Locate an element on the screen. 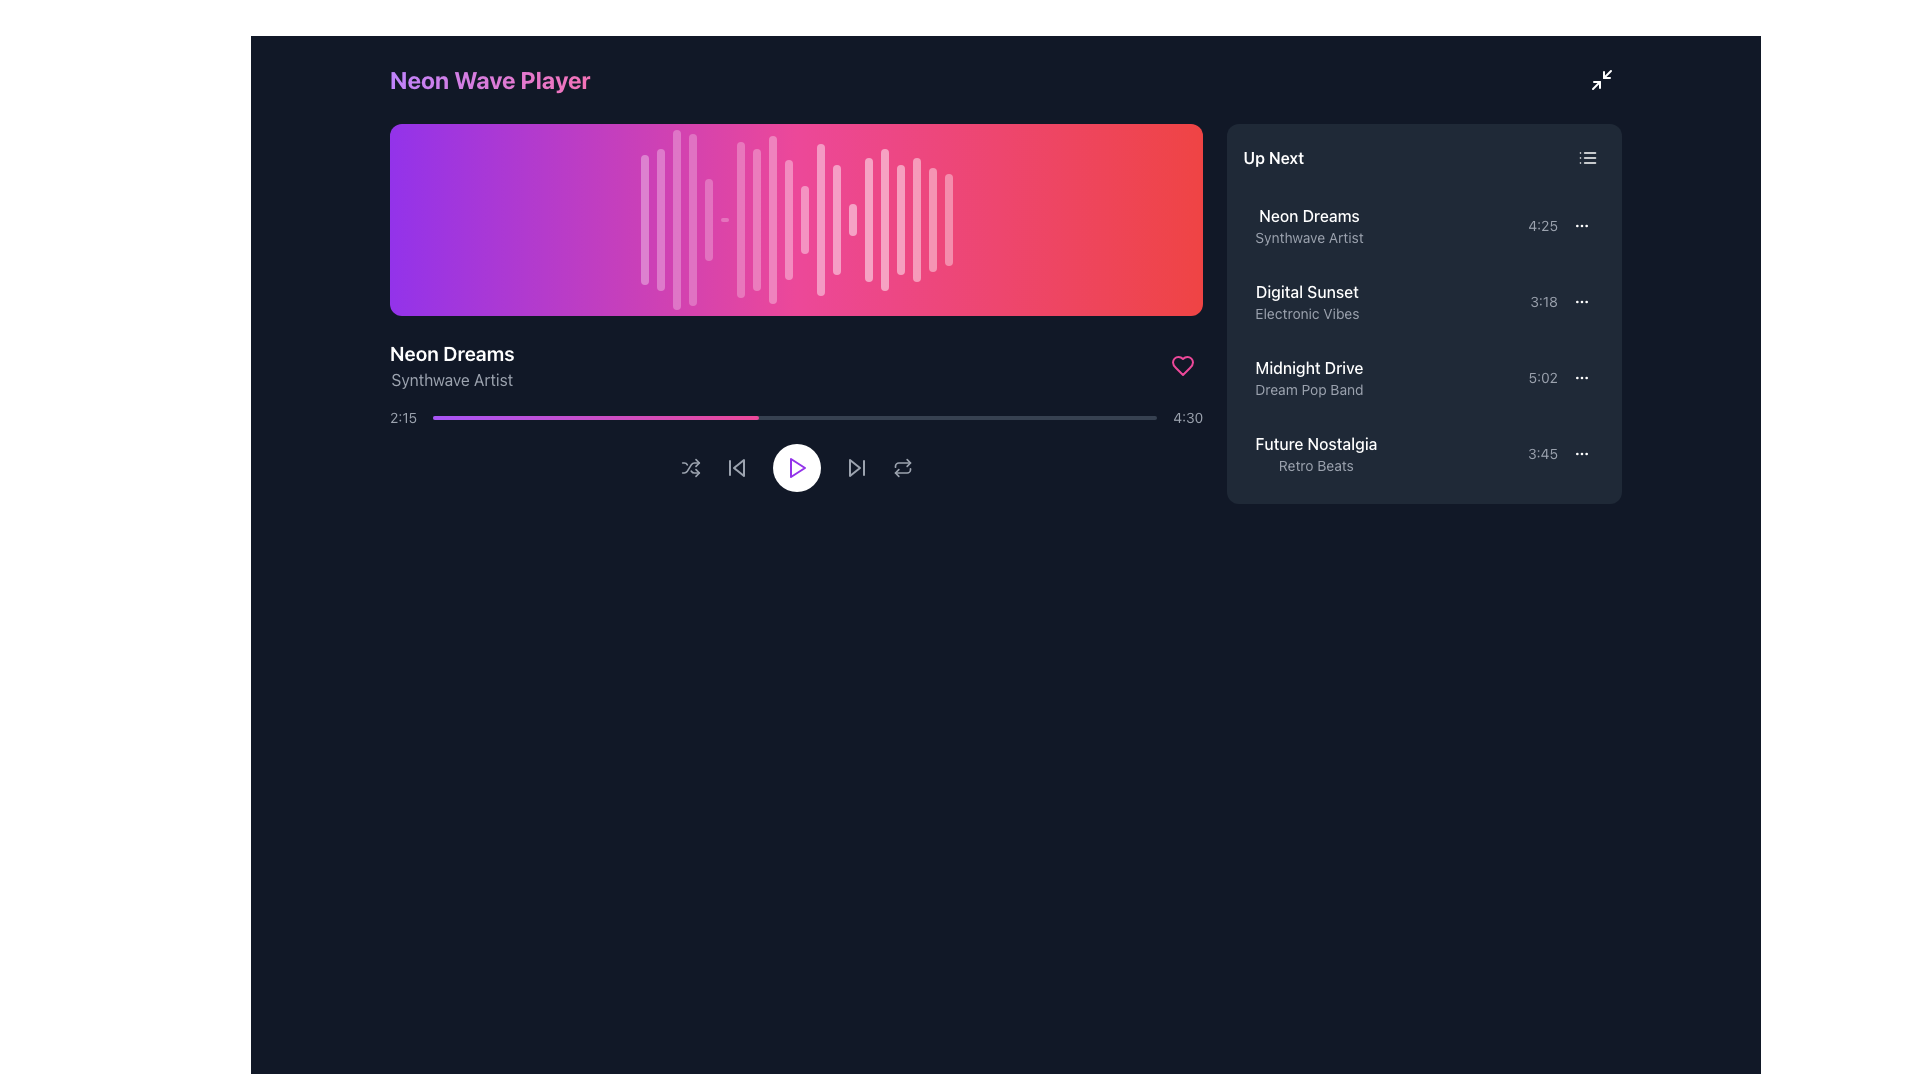 This screenshot has height=1080, width=1920. the button resembling a minimize or resize action, which is represented by two diagonal arrows on a dark rectangular background, located at the top-right corner of the interface next to the 'Neon Wave Player' heading is located at coordinates (1602, 79).